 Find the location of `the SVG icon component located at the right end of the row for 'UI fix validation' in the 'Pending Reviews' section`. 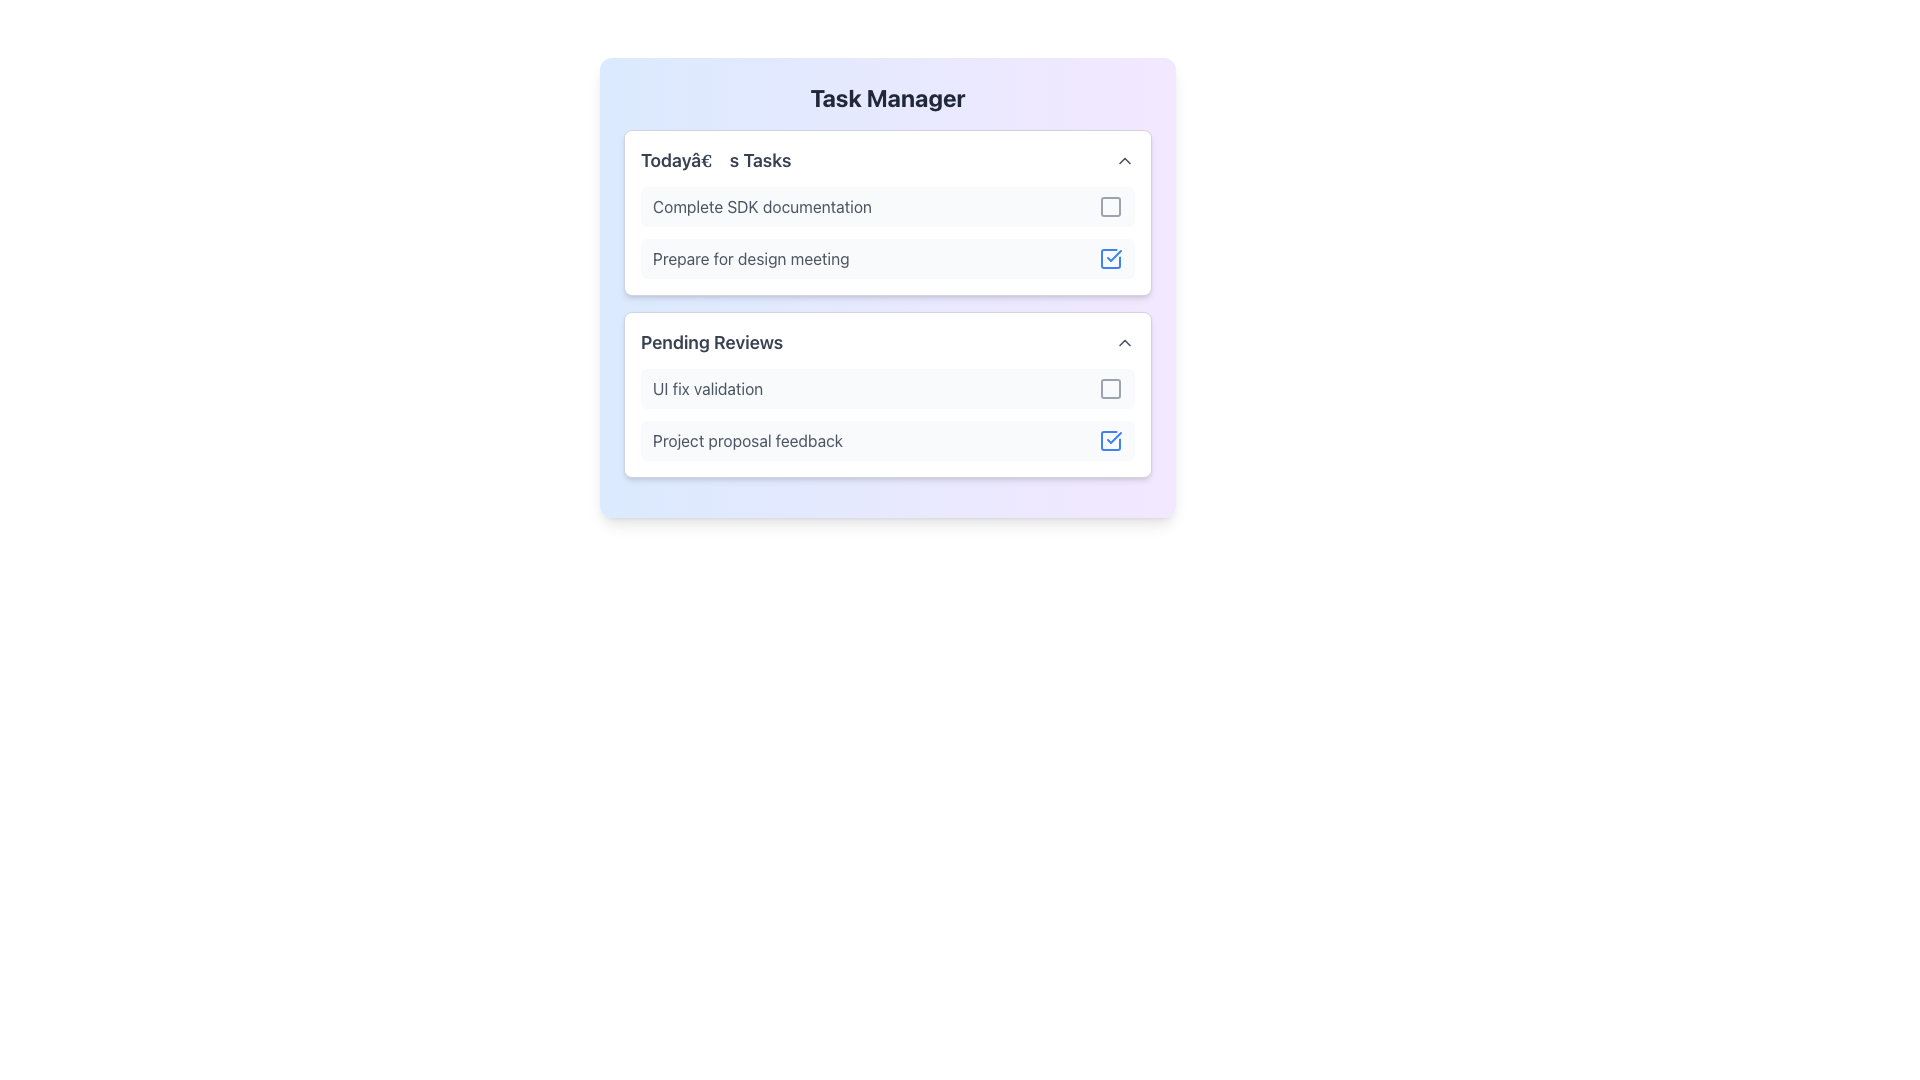

the SVG icon component located at the right end of the row for 'UI fix validation' in the 'Pending Reviews' section is located at coordinates (1109, 389).